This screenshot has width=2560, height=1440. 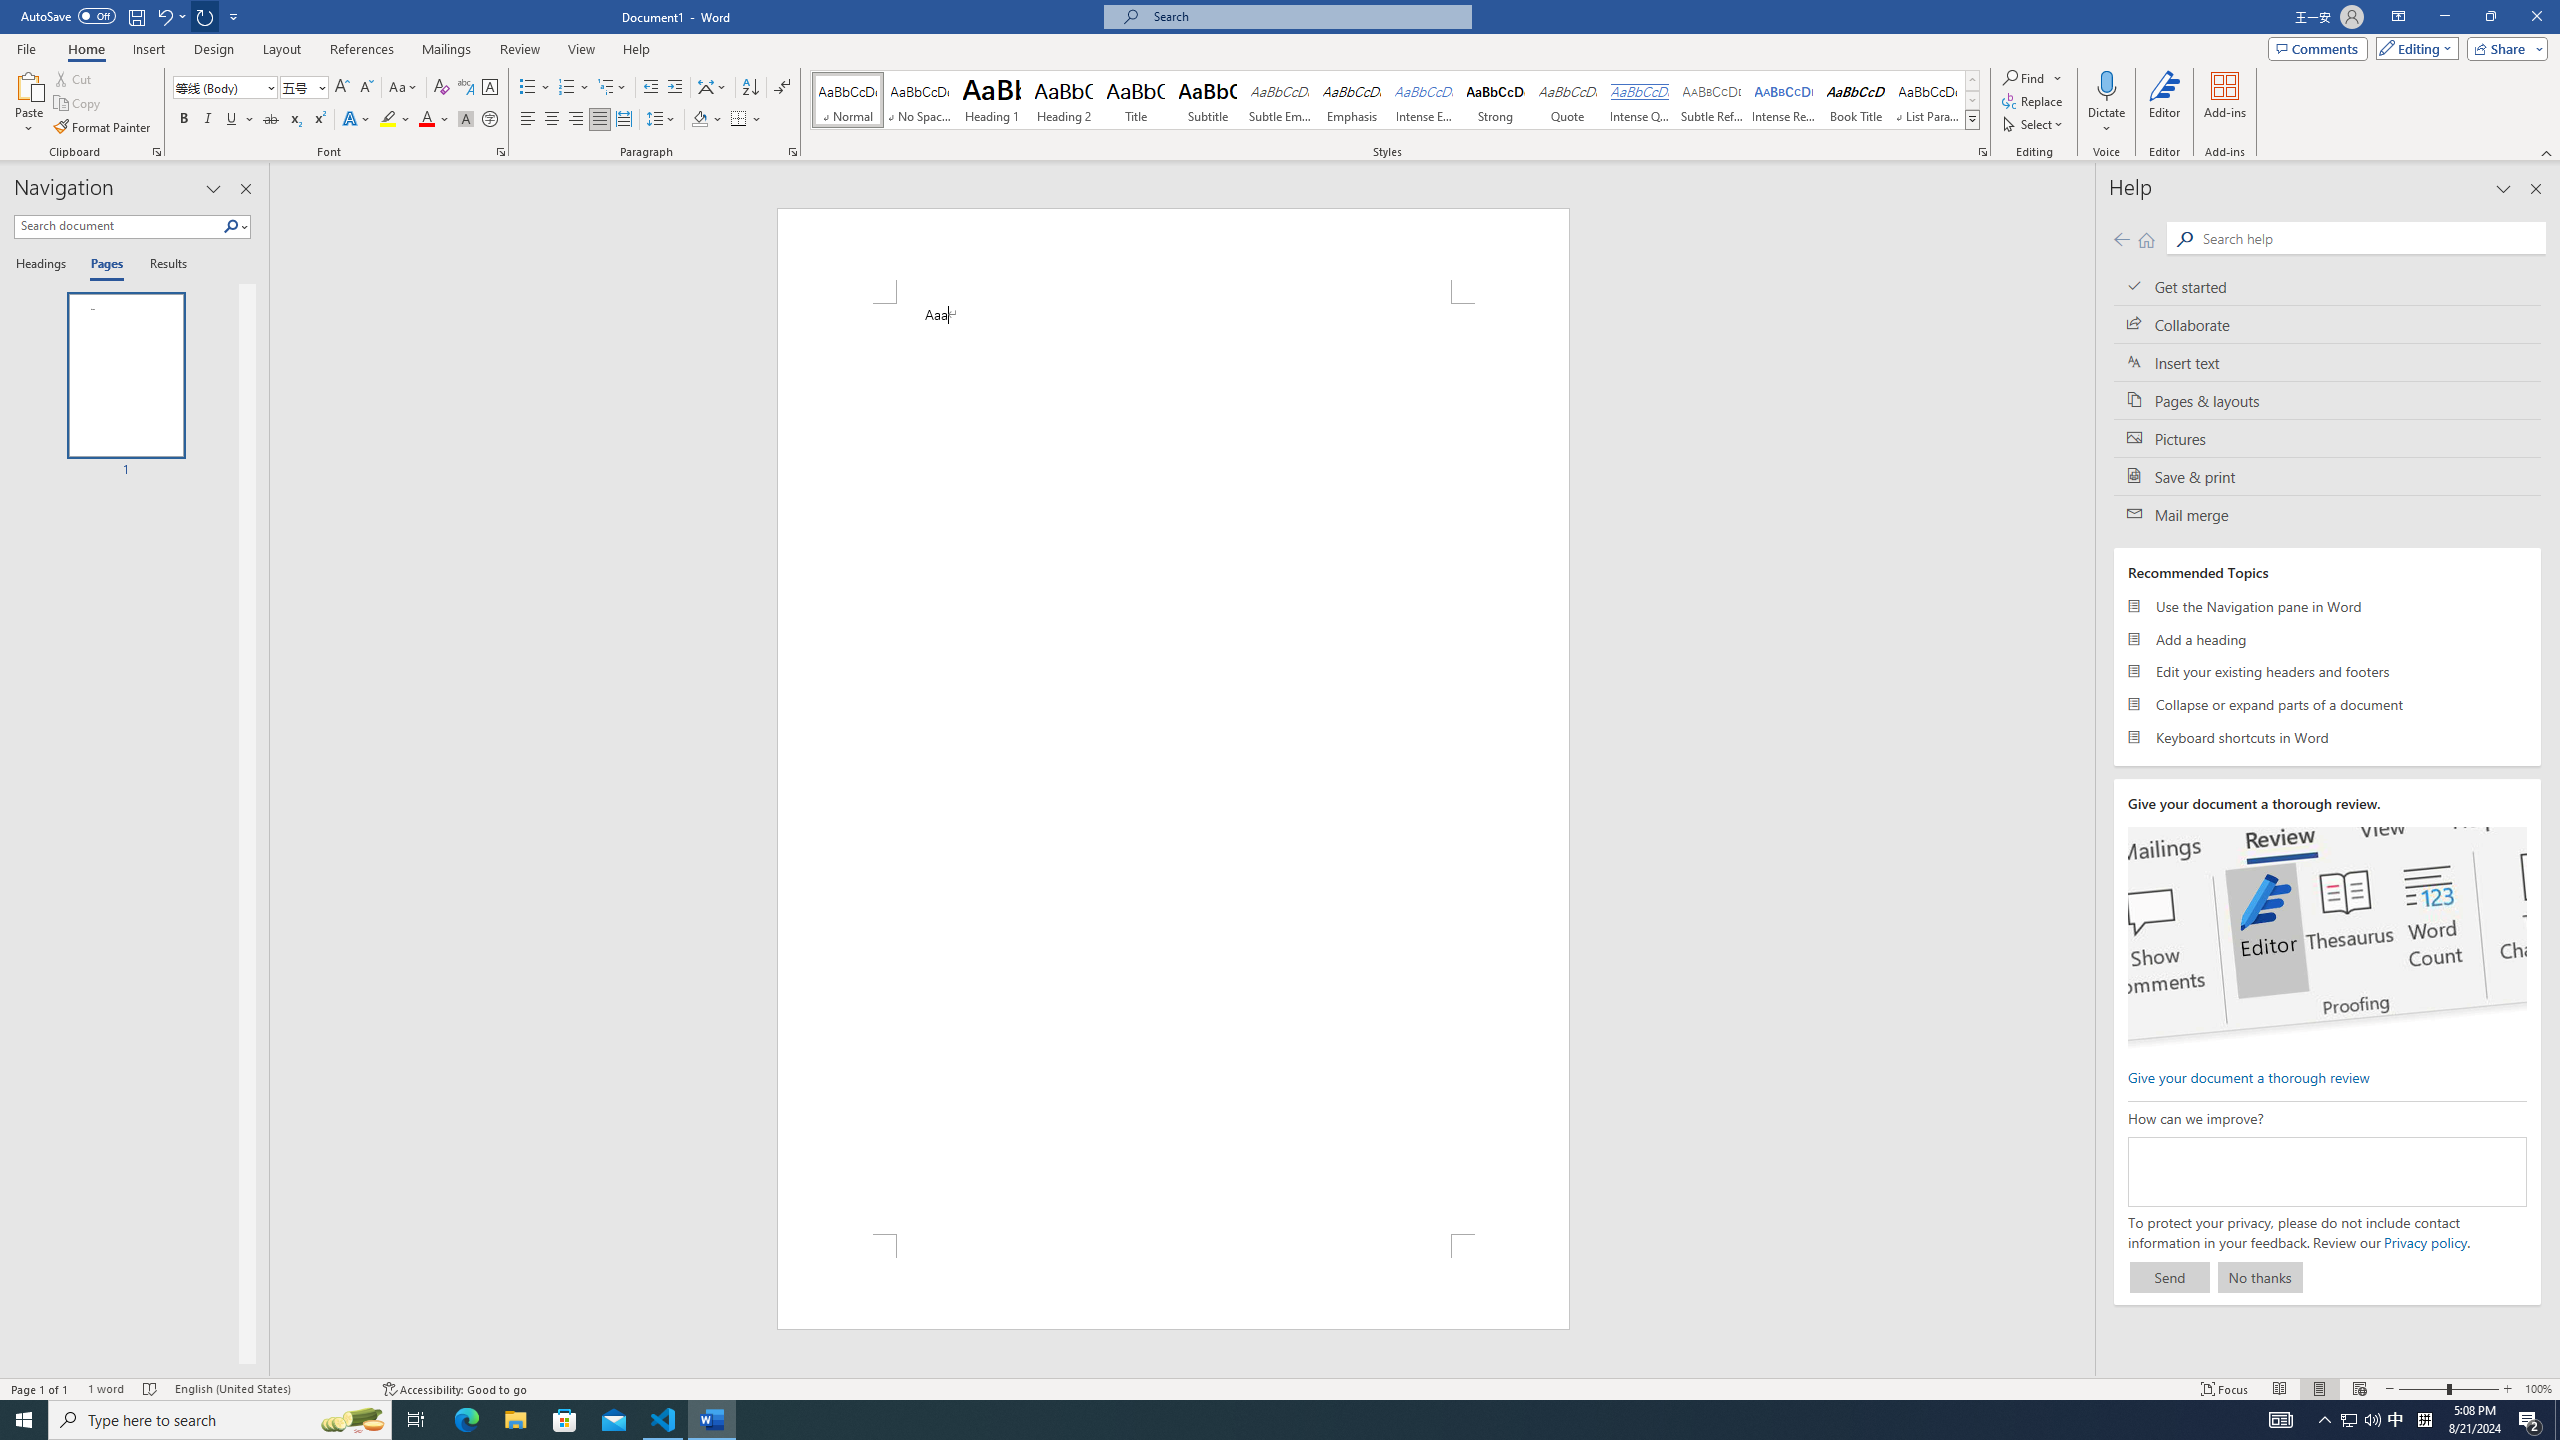 I want to click on 'Intense Reference', so click(x=1784, y=99).